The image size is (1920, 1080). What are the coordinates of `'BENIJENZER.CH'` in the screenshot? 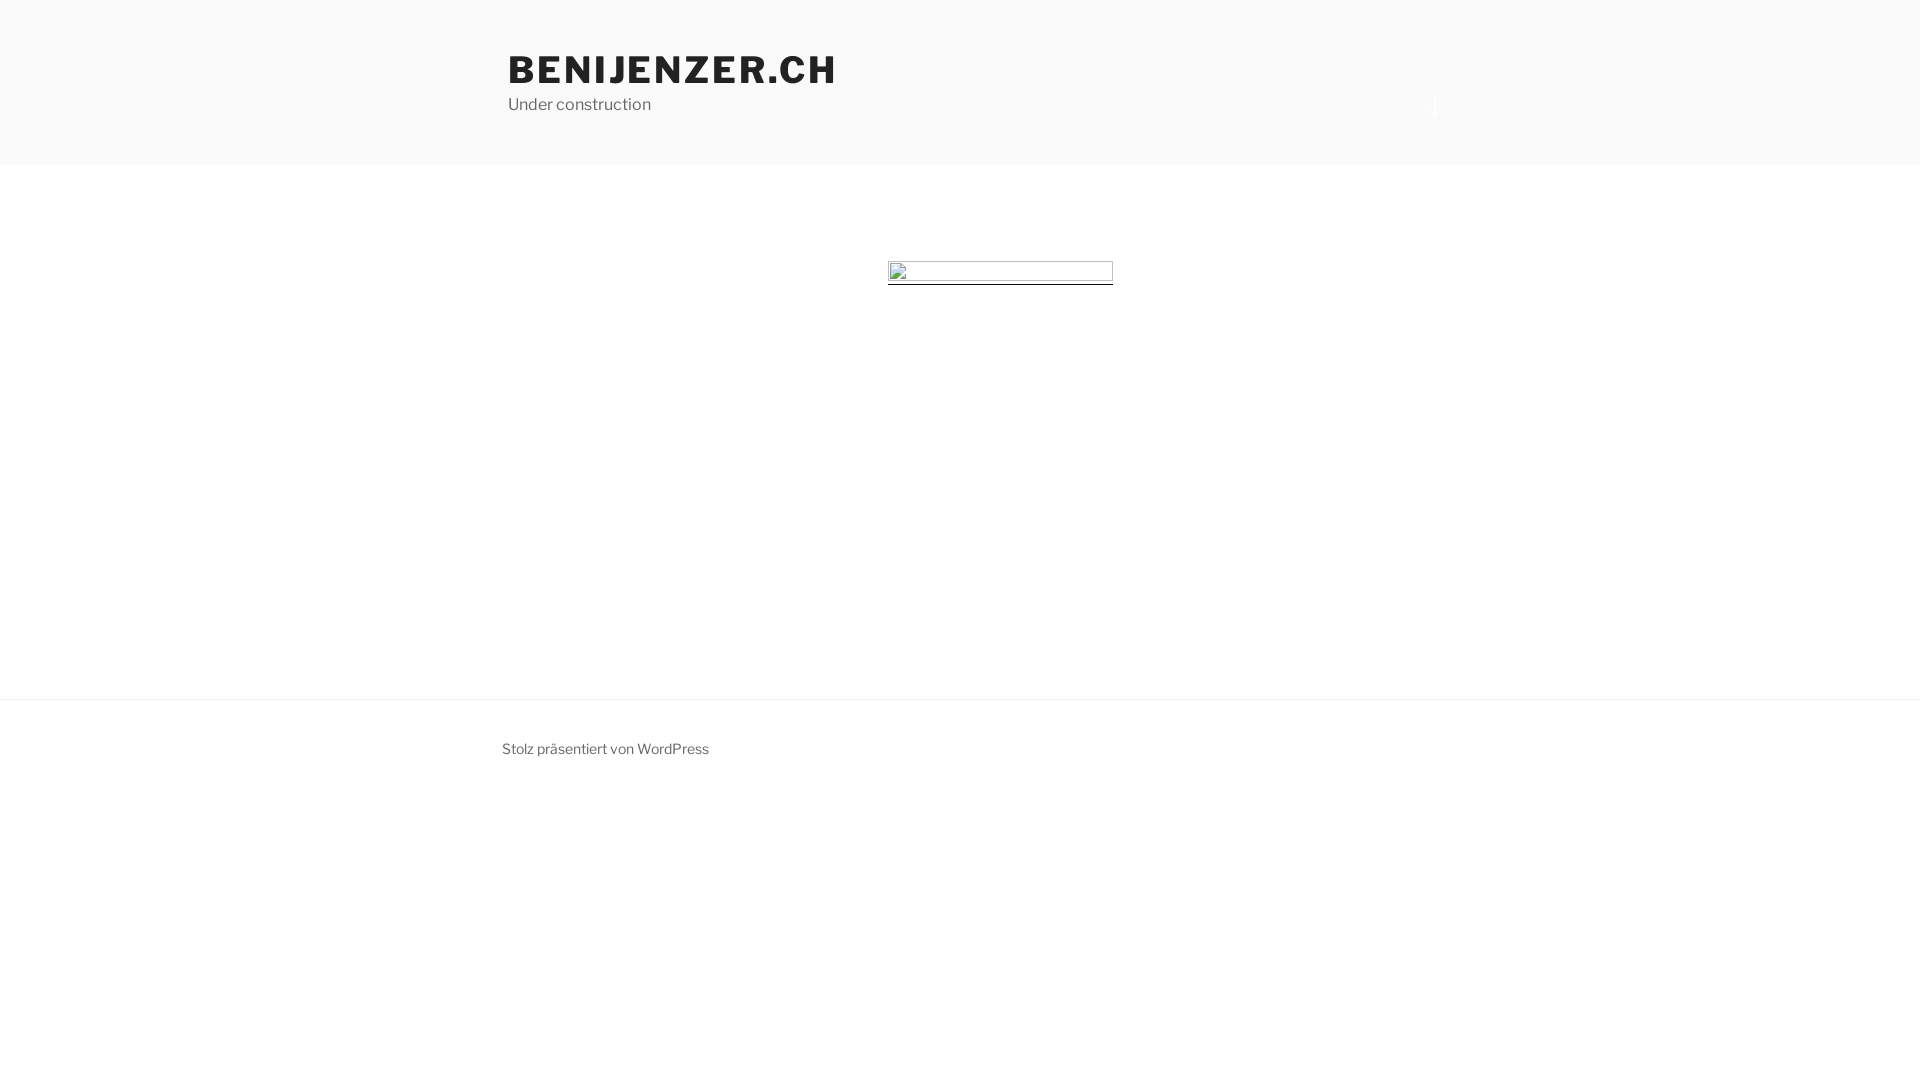 It's located at (672, 68).